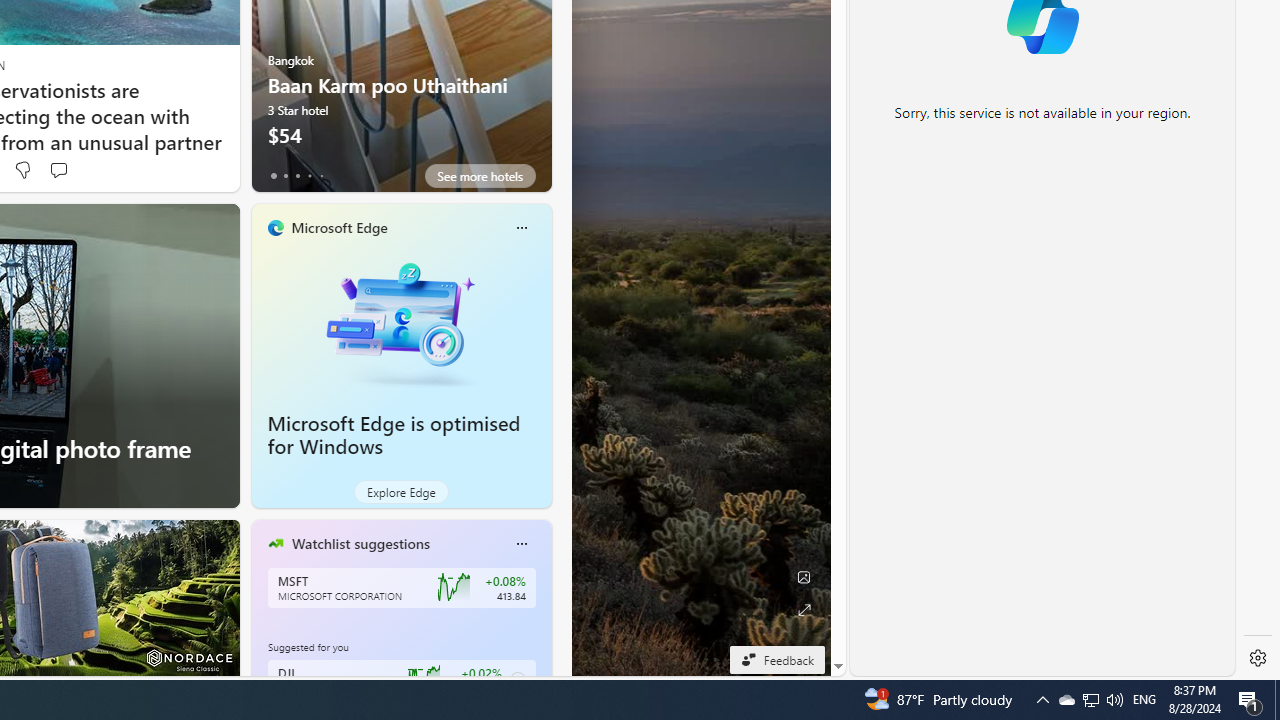 This screenshot has width=1280, height=720. Describe the element at coordinates (58, 169) in the screenshot. I see `'Start the conversation'` at that location.